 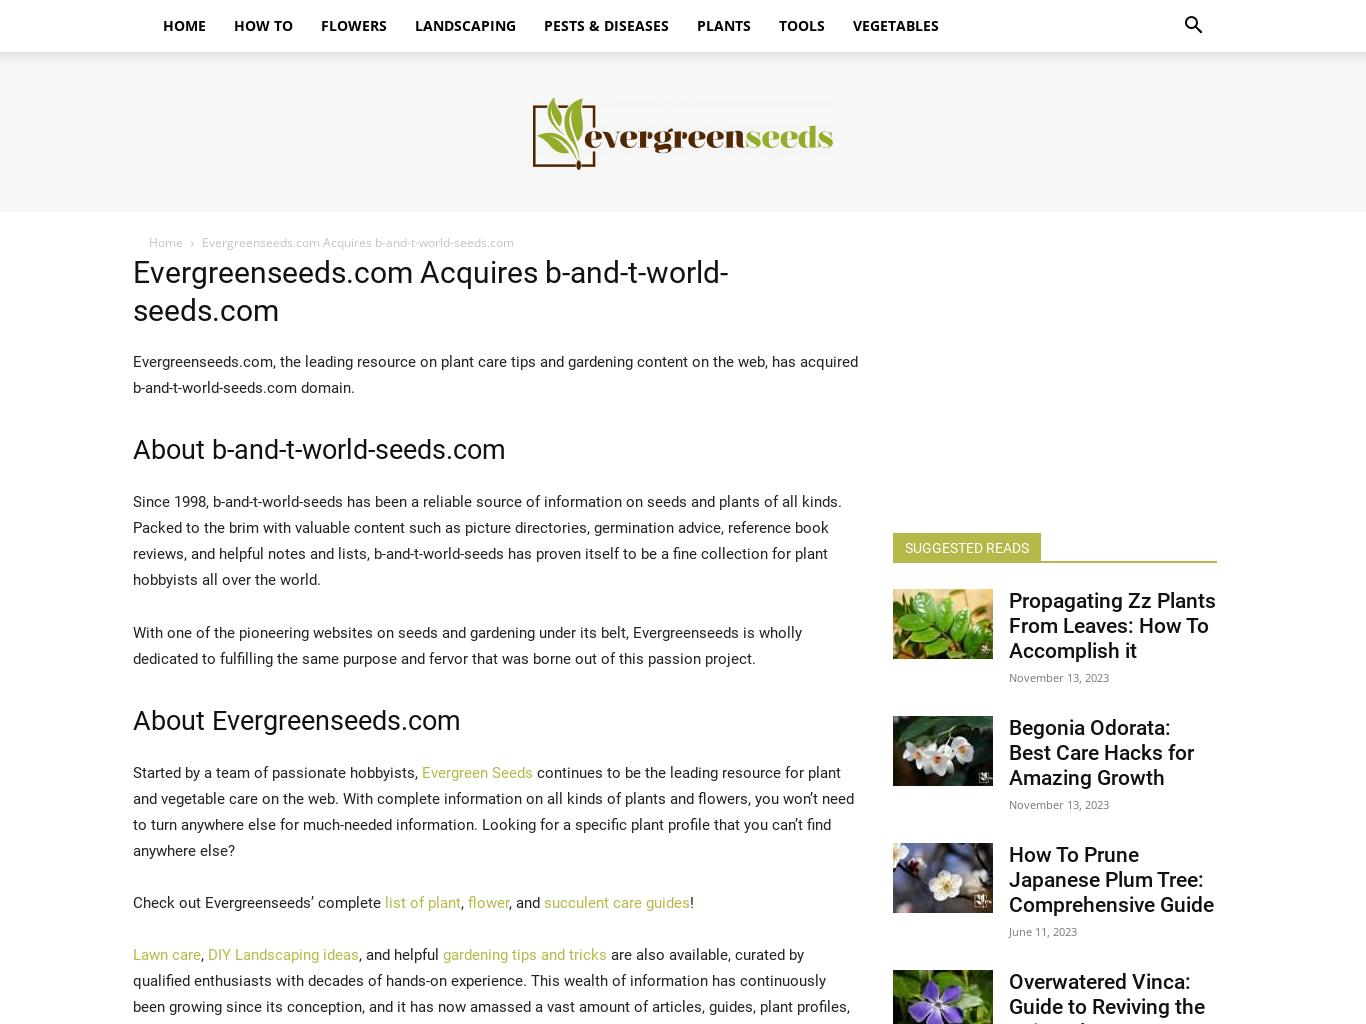 What do you see at coordinates (420, 901) in the screenshot?
I see `'list of plant'` at bounding box center [420, 901].